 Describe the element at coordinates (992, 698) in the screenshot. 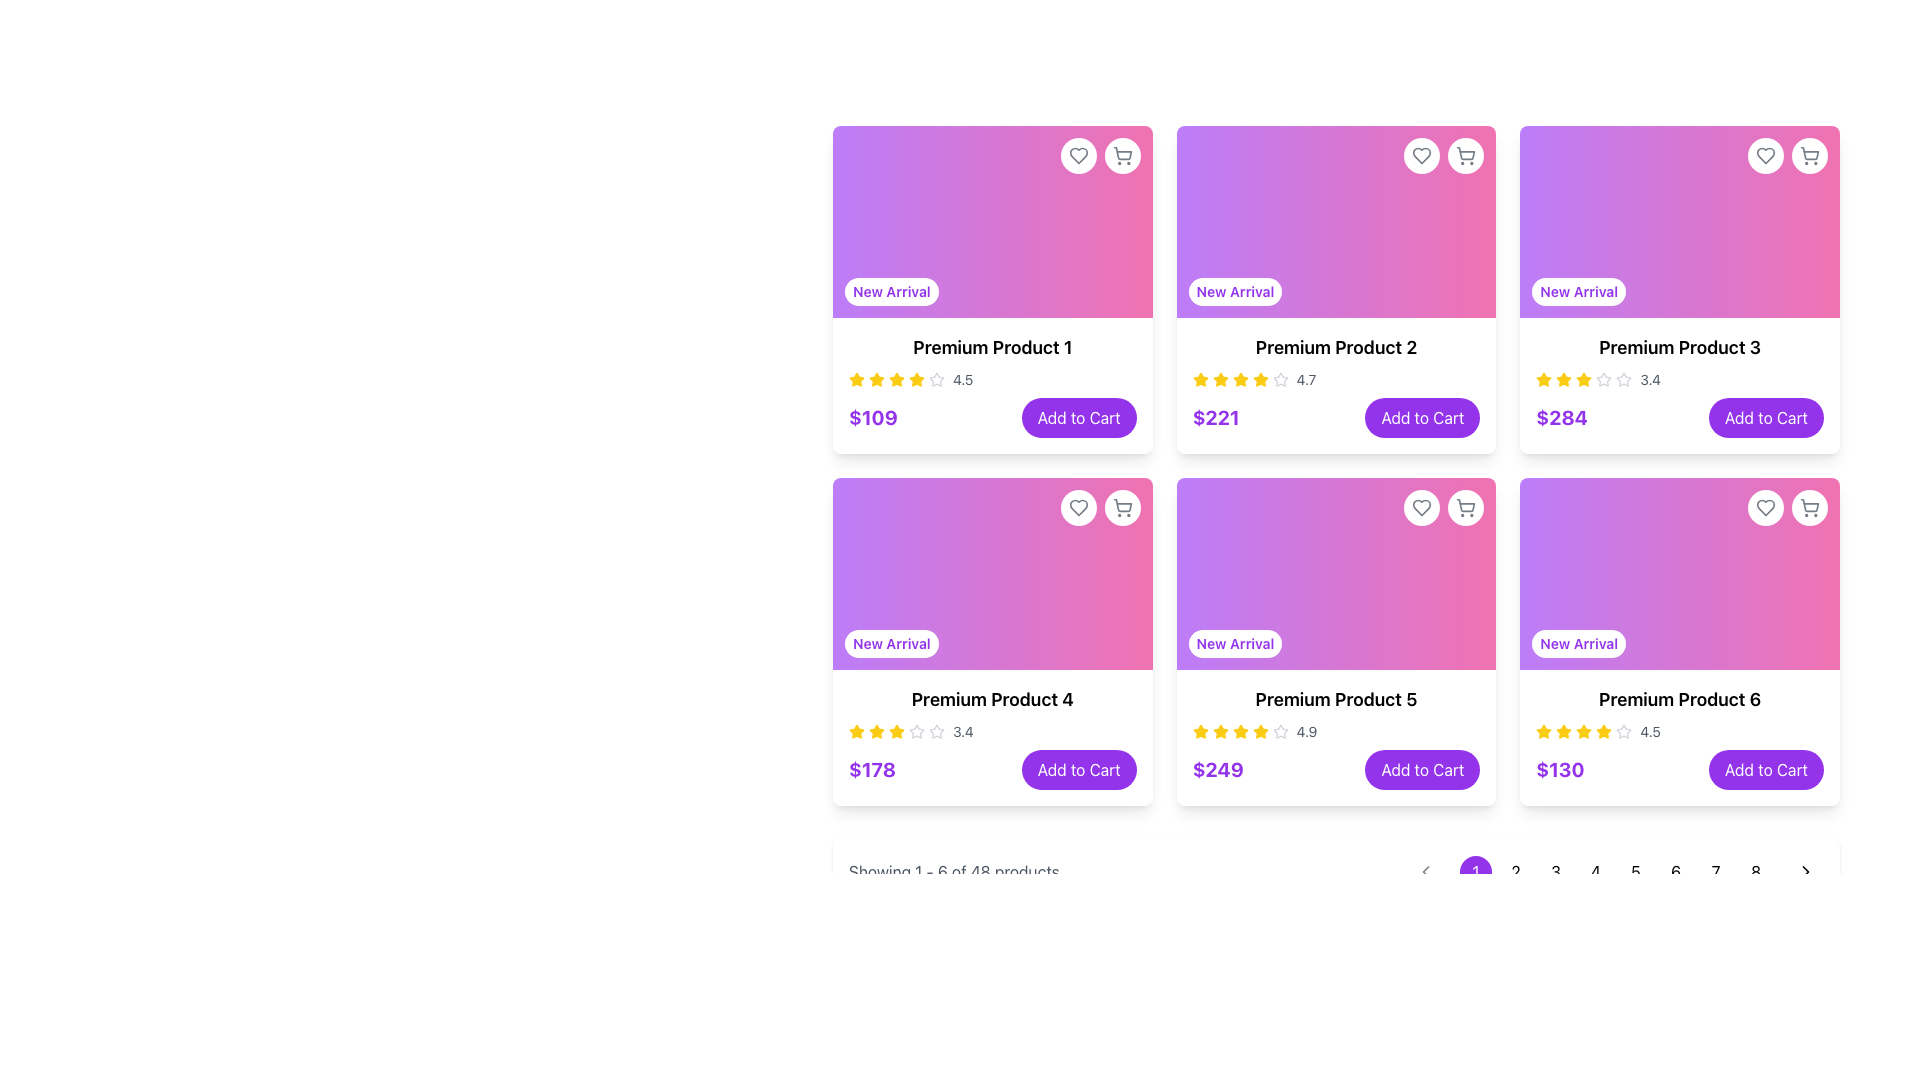

I see `the text label displaying 'Premium Product 4' in bold typeface for identification` at that location.